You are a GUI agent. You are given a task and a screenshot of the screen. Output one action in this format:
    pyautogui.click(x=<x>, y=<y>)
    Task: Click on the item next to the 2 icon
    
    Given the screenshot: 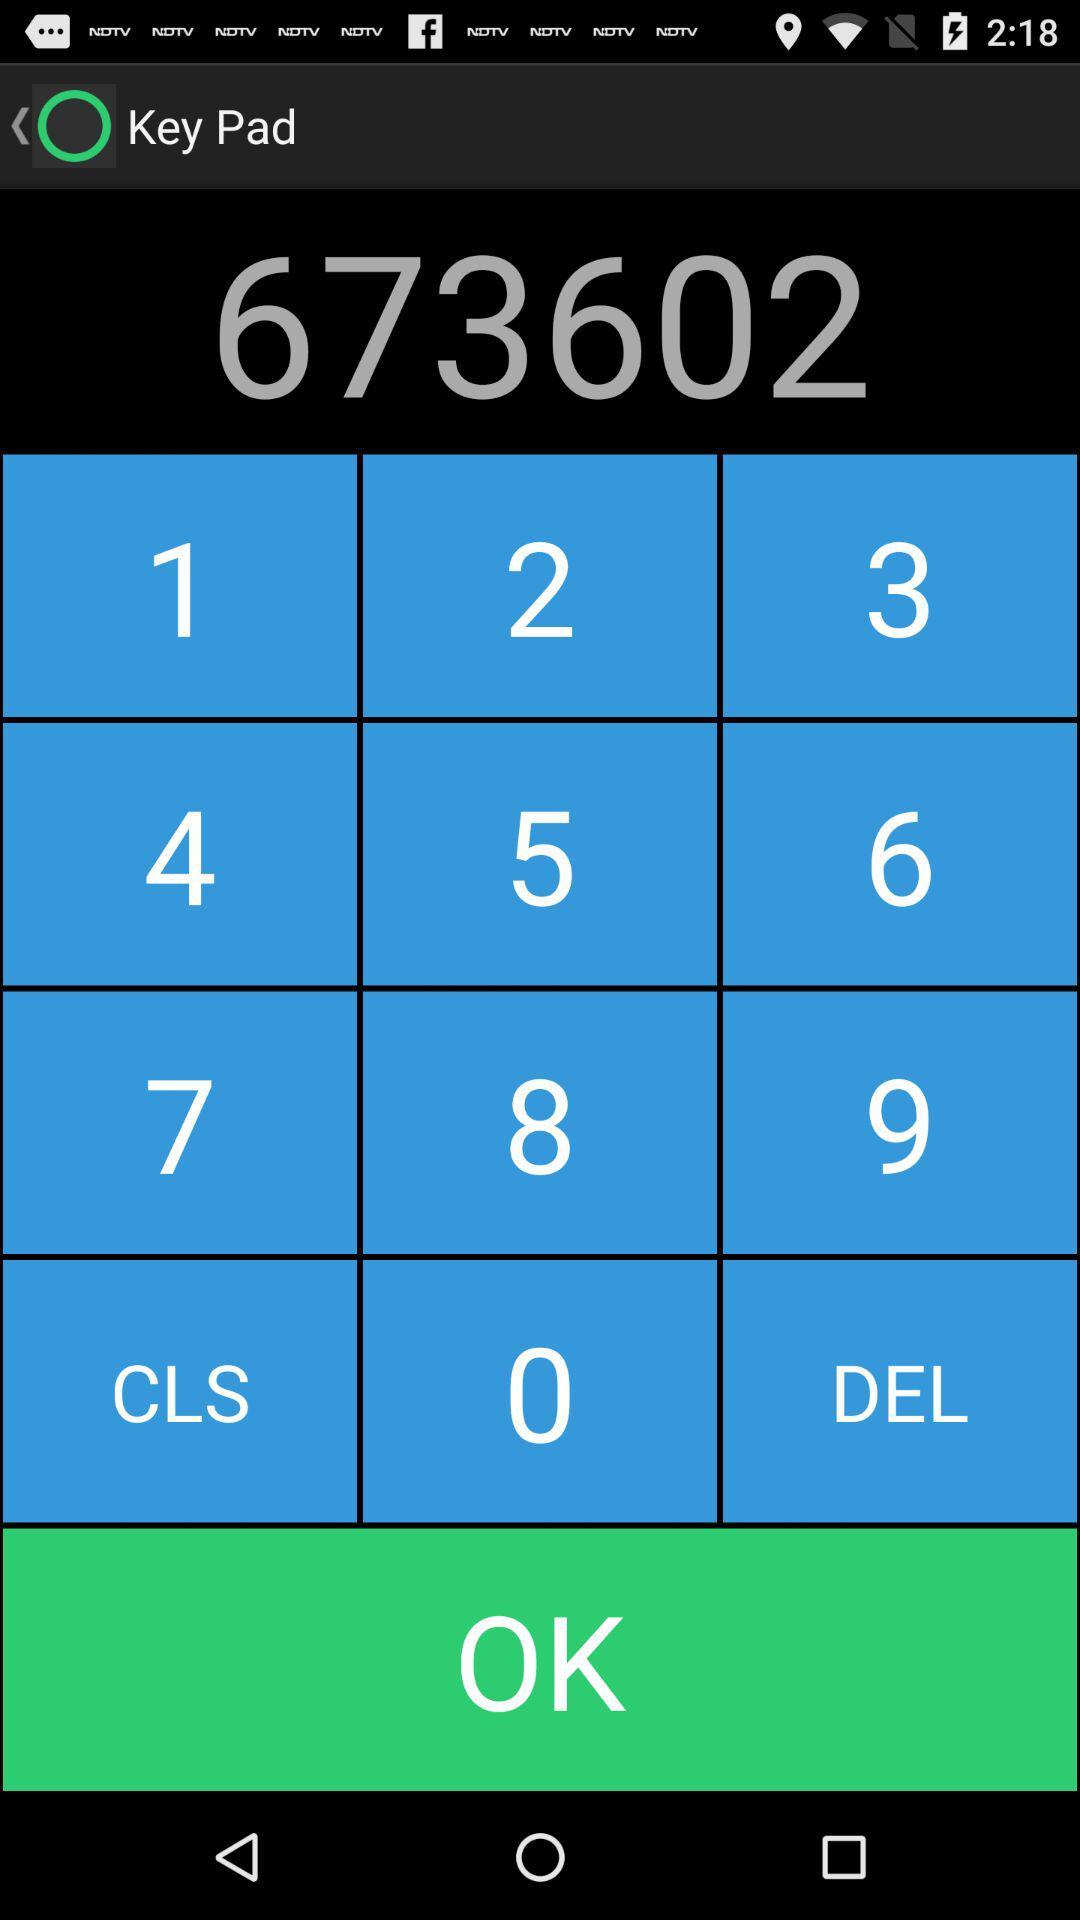 What is the action you would take?
    pyautogui.click(x=180, y=854)
    